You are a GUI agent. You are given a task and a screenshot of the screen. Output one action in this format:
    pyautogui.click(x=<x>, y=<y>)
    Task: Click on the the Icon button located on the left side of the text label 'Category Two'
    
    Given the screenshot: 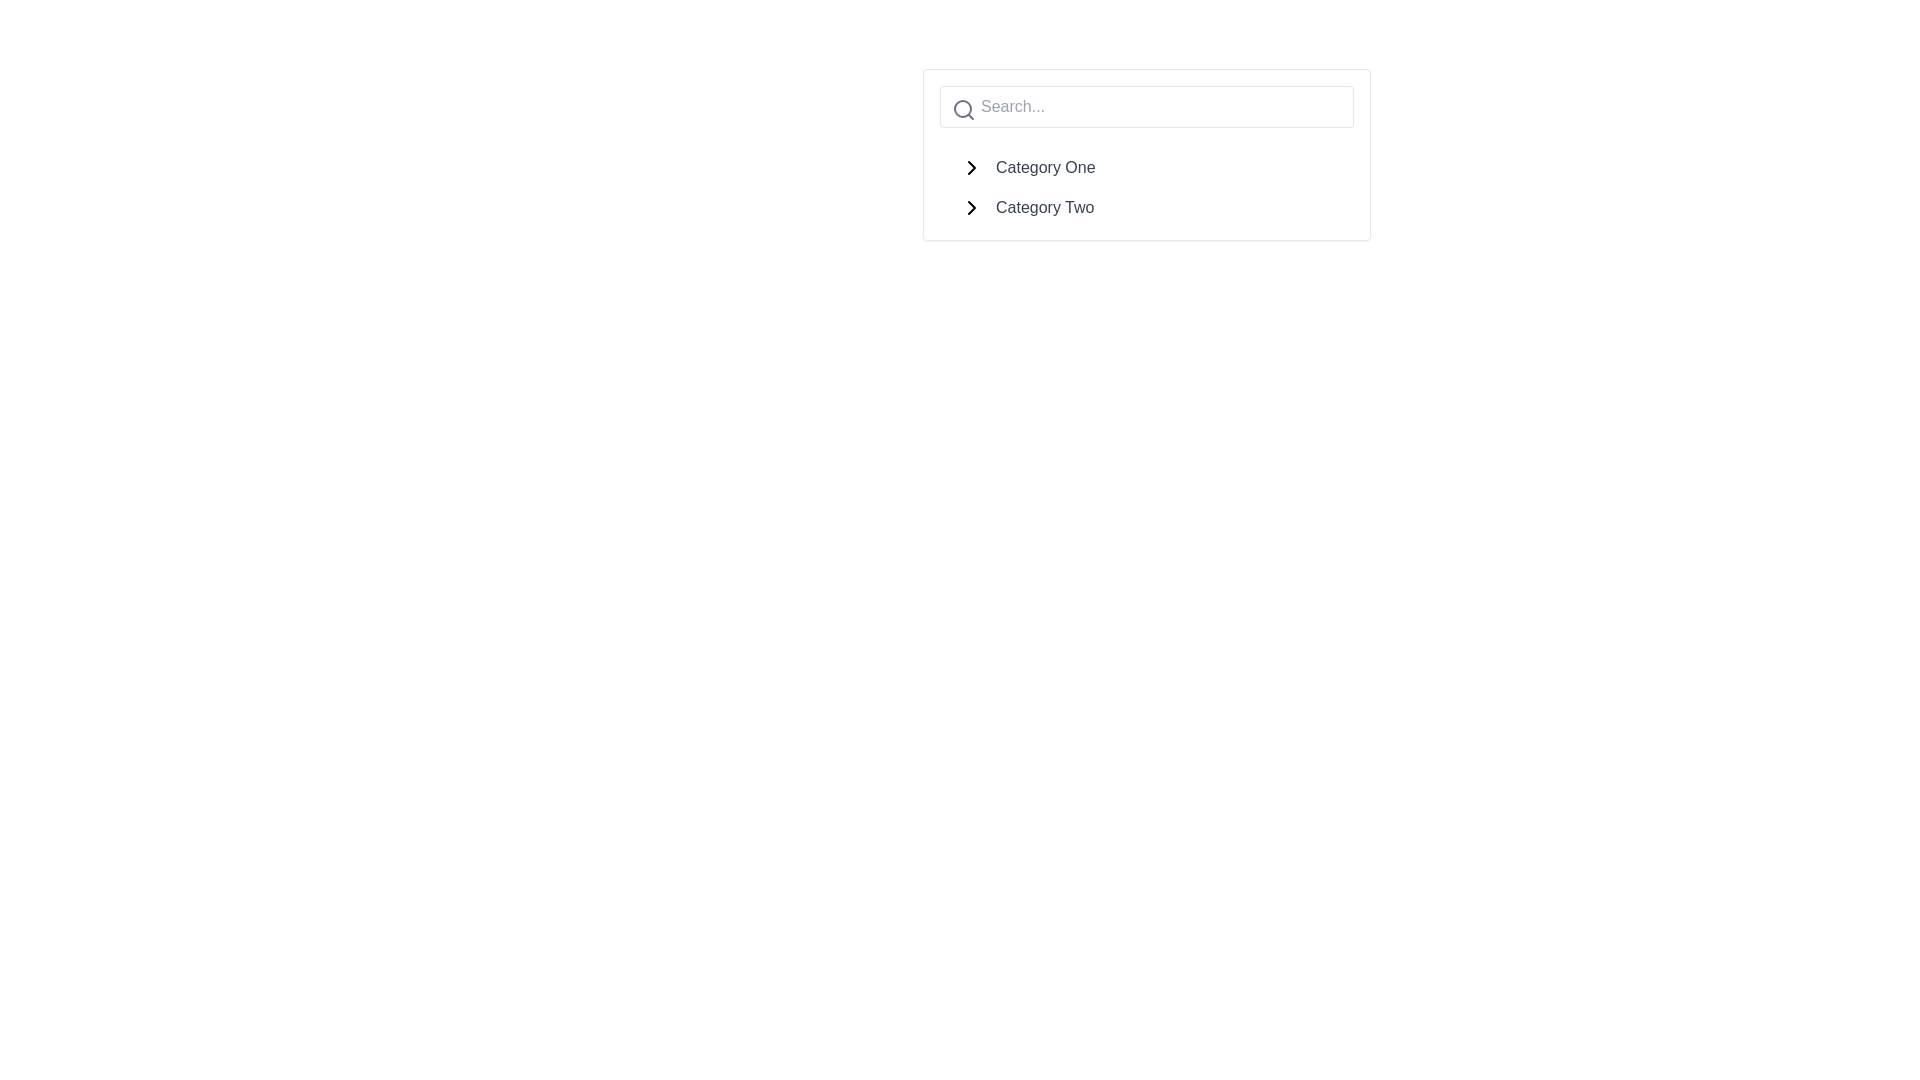 What is the action you would take?
    pyautogui.click(x=971, y=208)
    